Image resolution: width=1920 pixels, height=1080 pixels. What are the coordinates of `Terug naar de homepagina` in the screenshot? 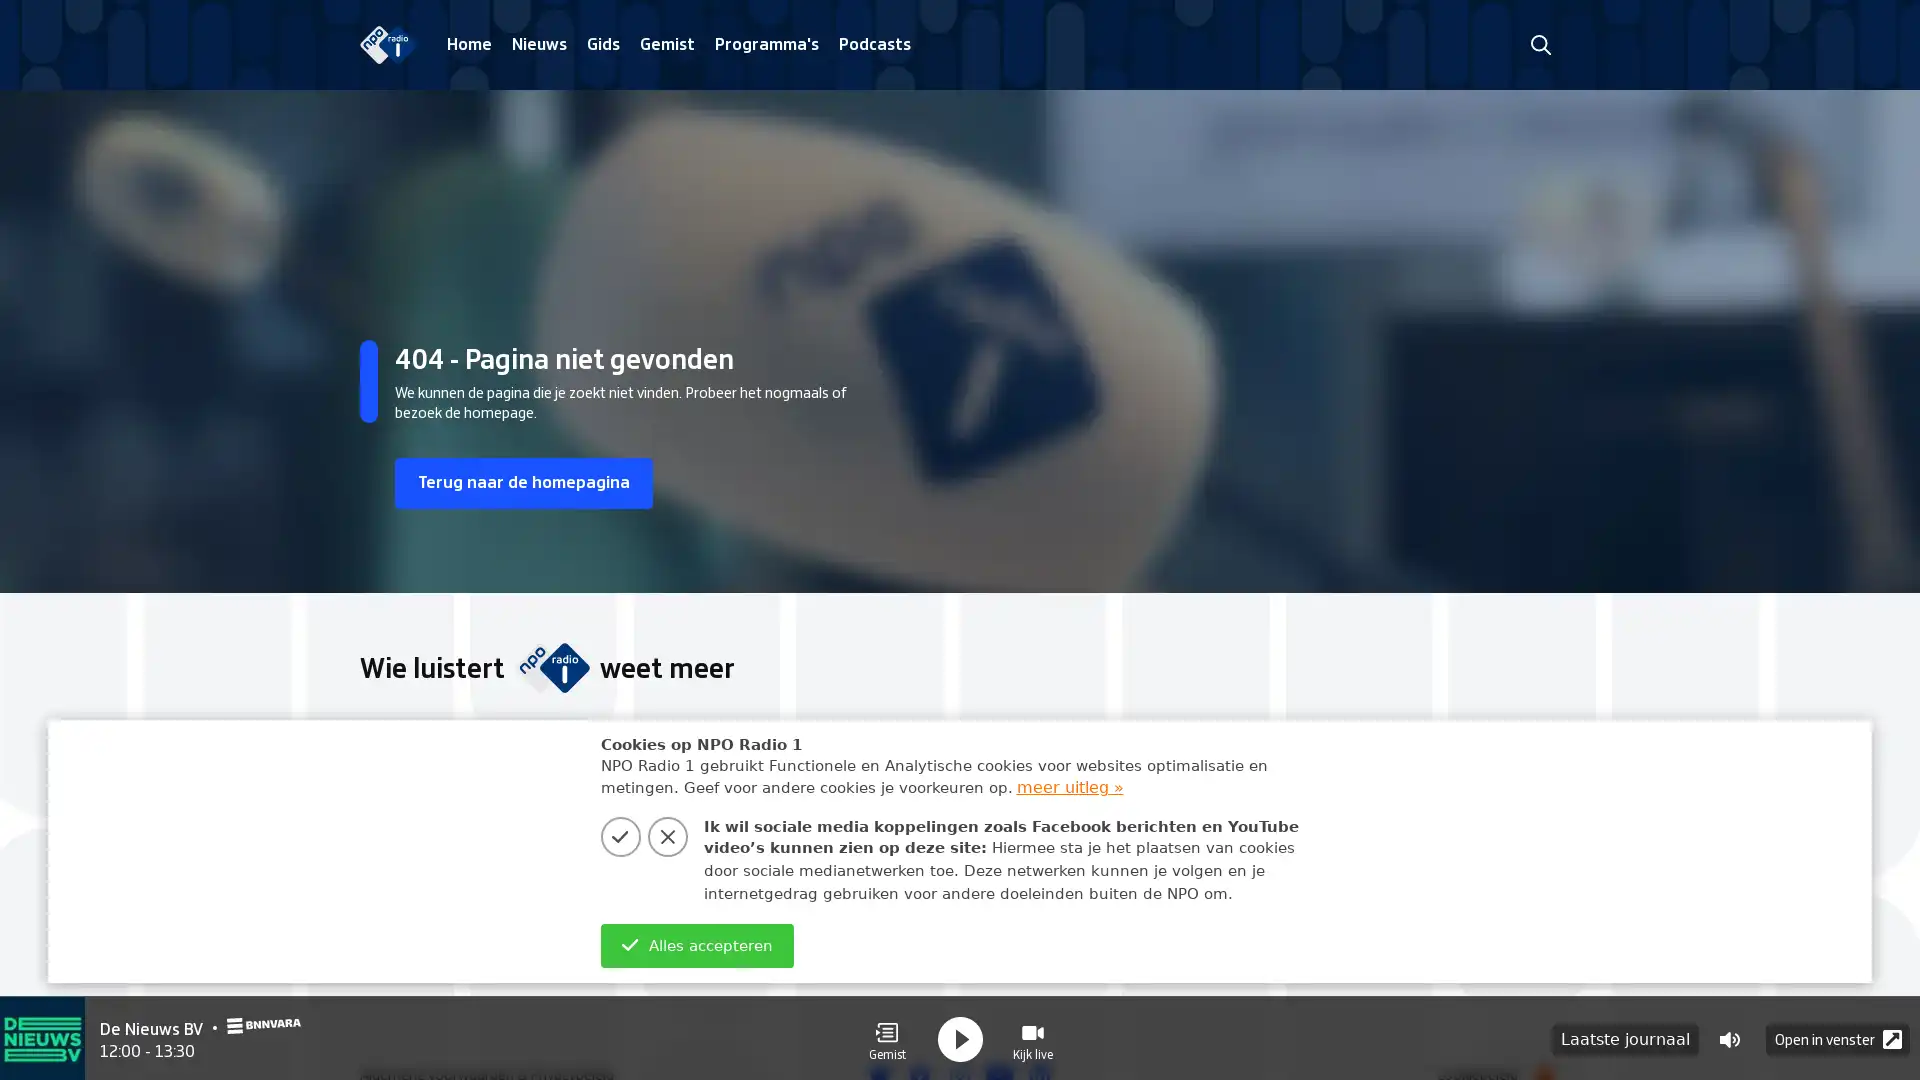 It's located at (532, 483).